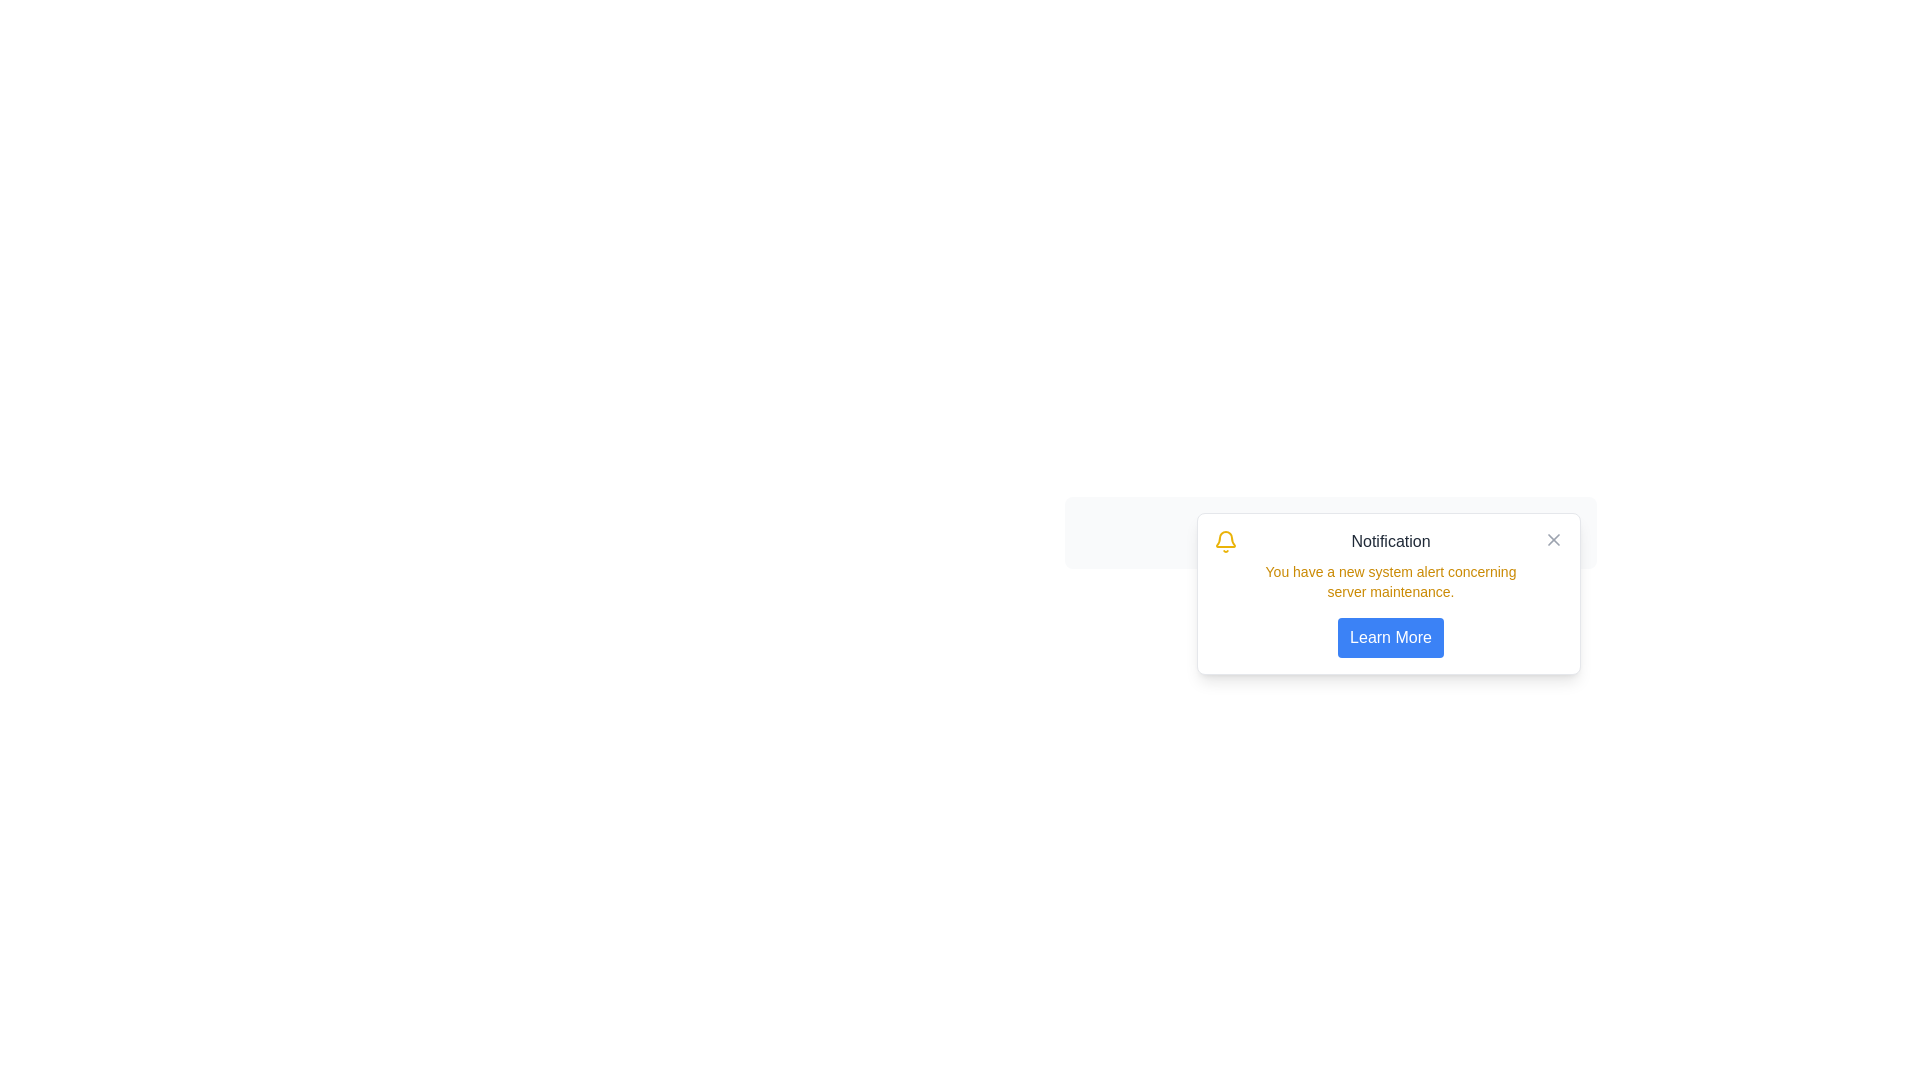 The image size is (1920, 1080). I want to click on the 'X' icon in the upper-right corner of the notification box, so click(1553, 540).